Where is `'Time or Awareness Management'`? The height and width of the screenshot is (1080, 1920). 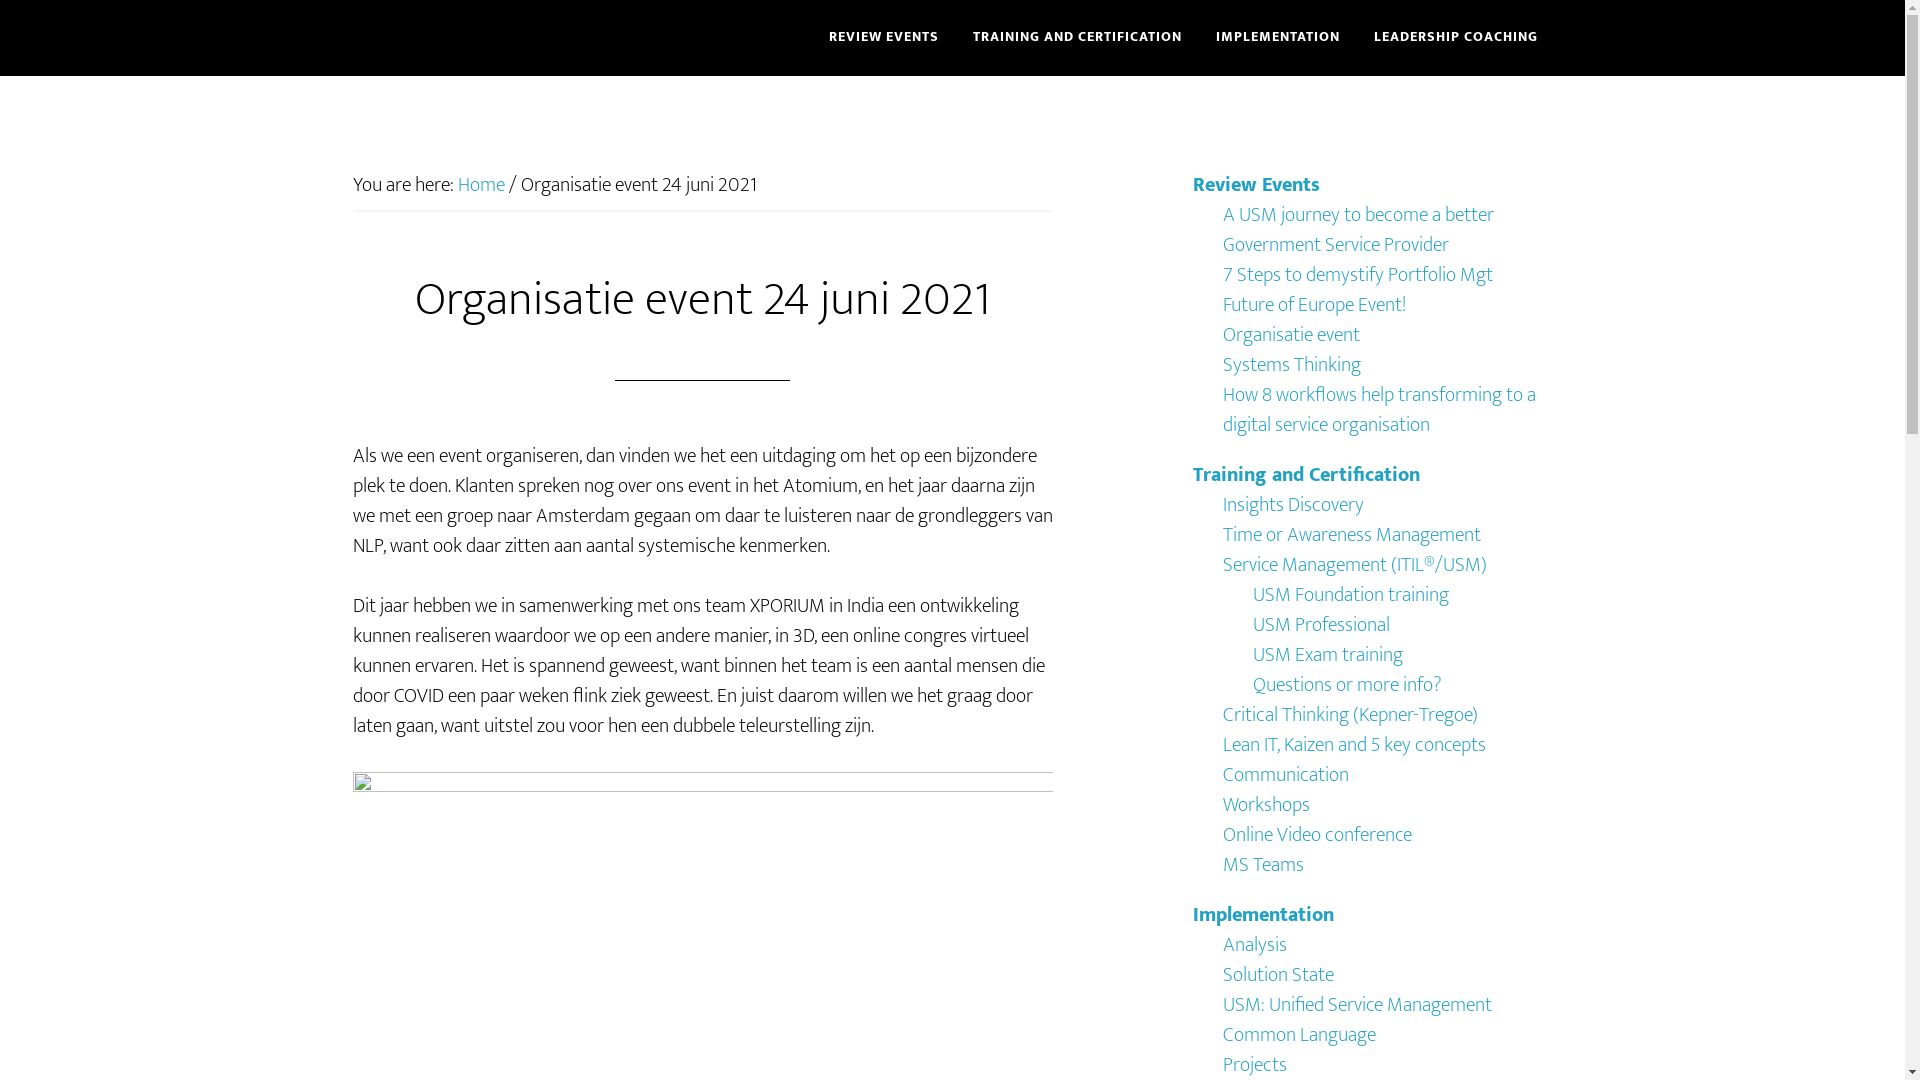 'Time or Awareness Management' is located at coordinates (1350, 534).